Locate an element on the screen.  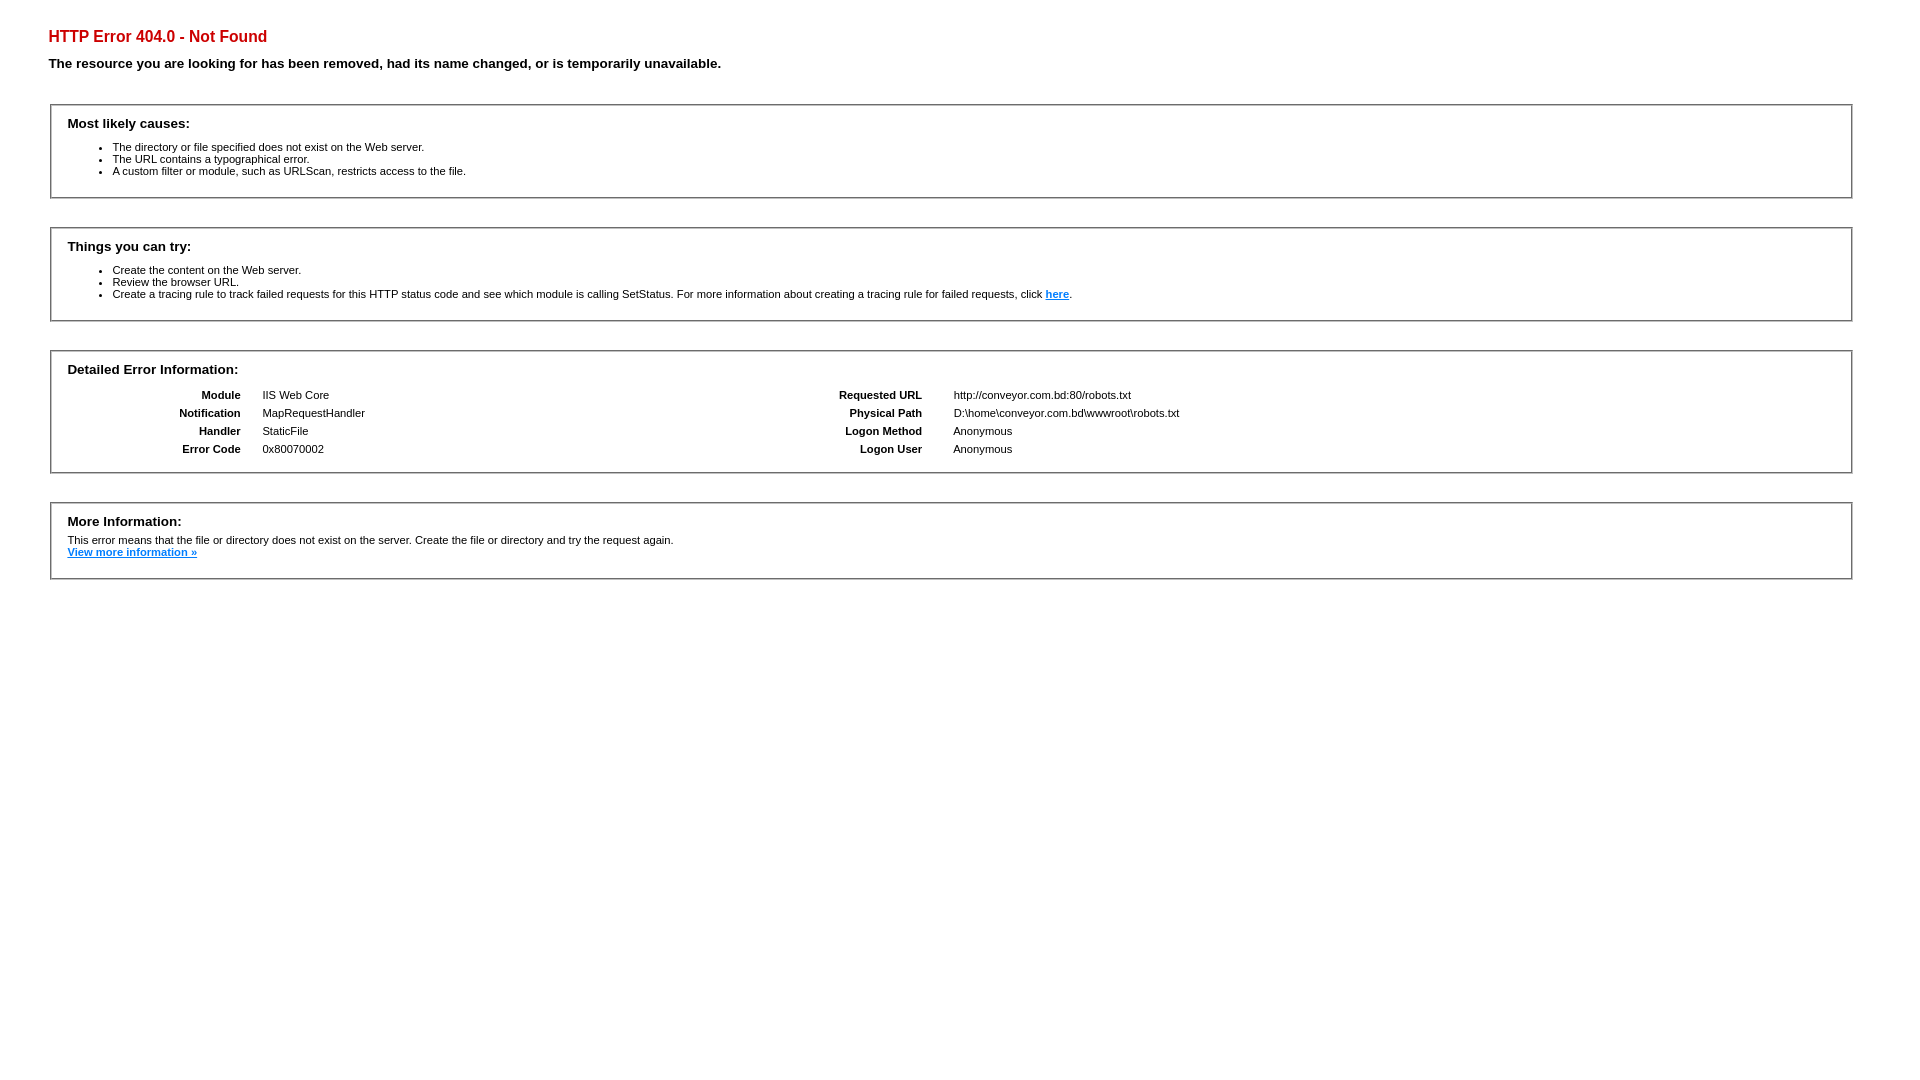
'here' is located at coordinates (1045, 293).